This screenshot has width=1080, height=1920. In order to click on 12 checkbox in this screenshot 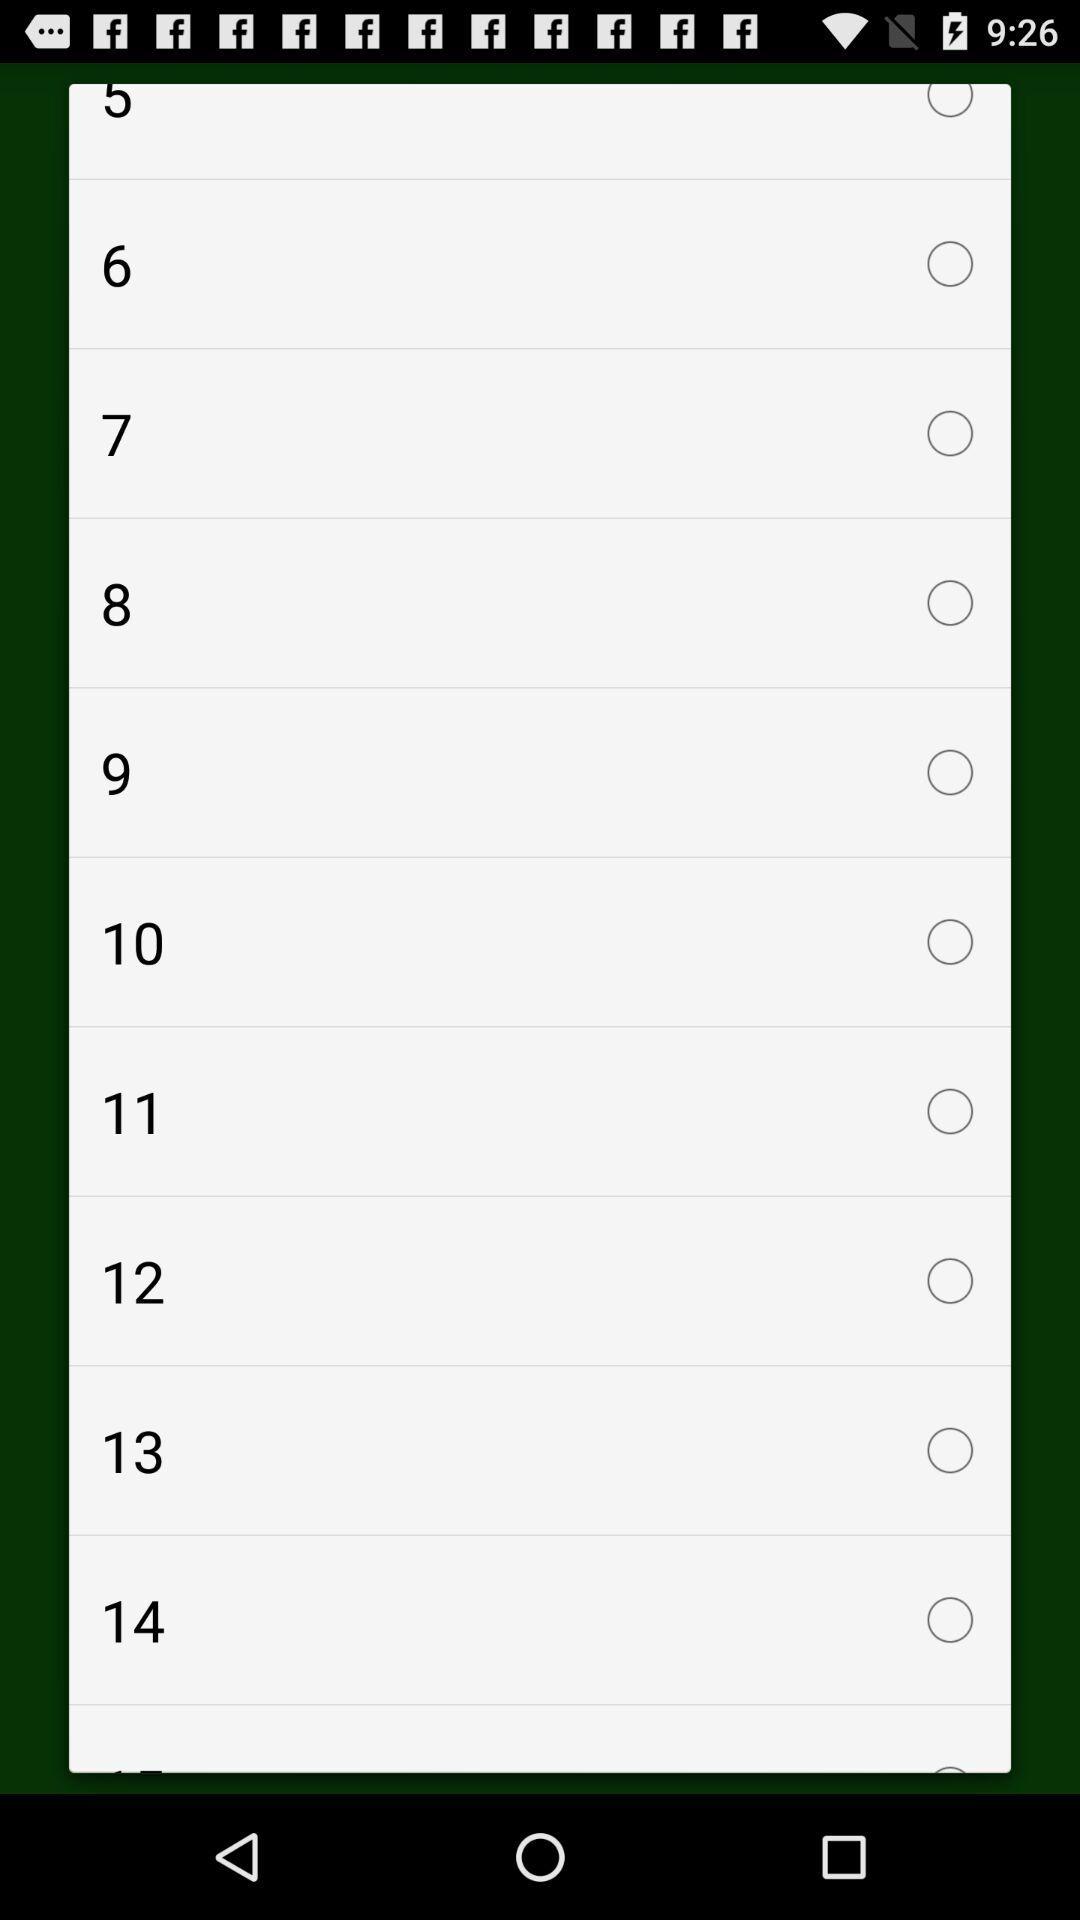, I will do `click(540, 1281)`.